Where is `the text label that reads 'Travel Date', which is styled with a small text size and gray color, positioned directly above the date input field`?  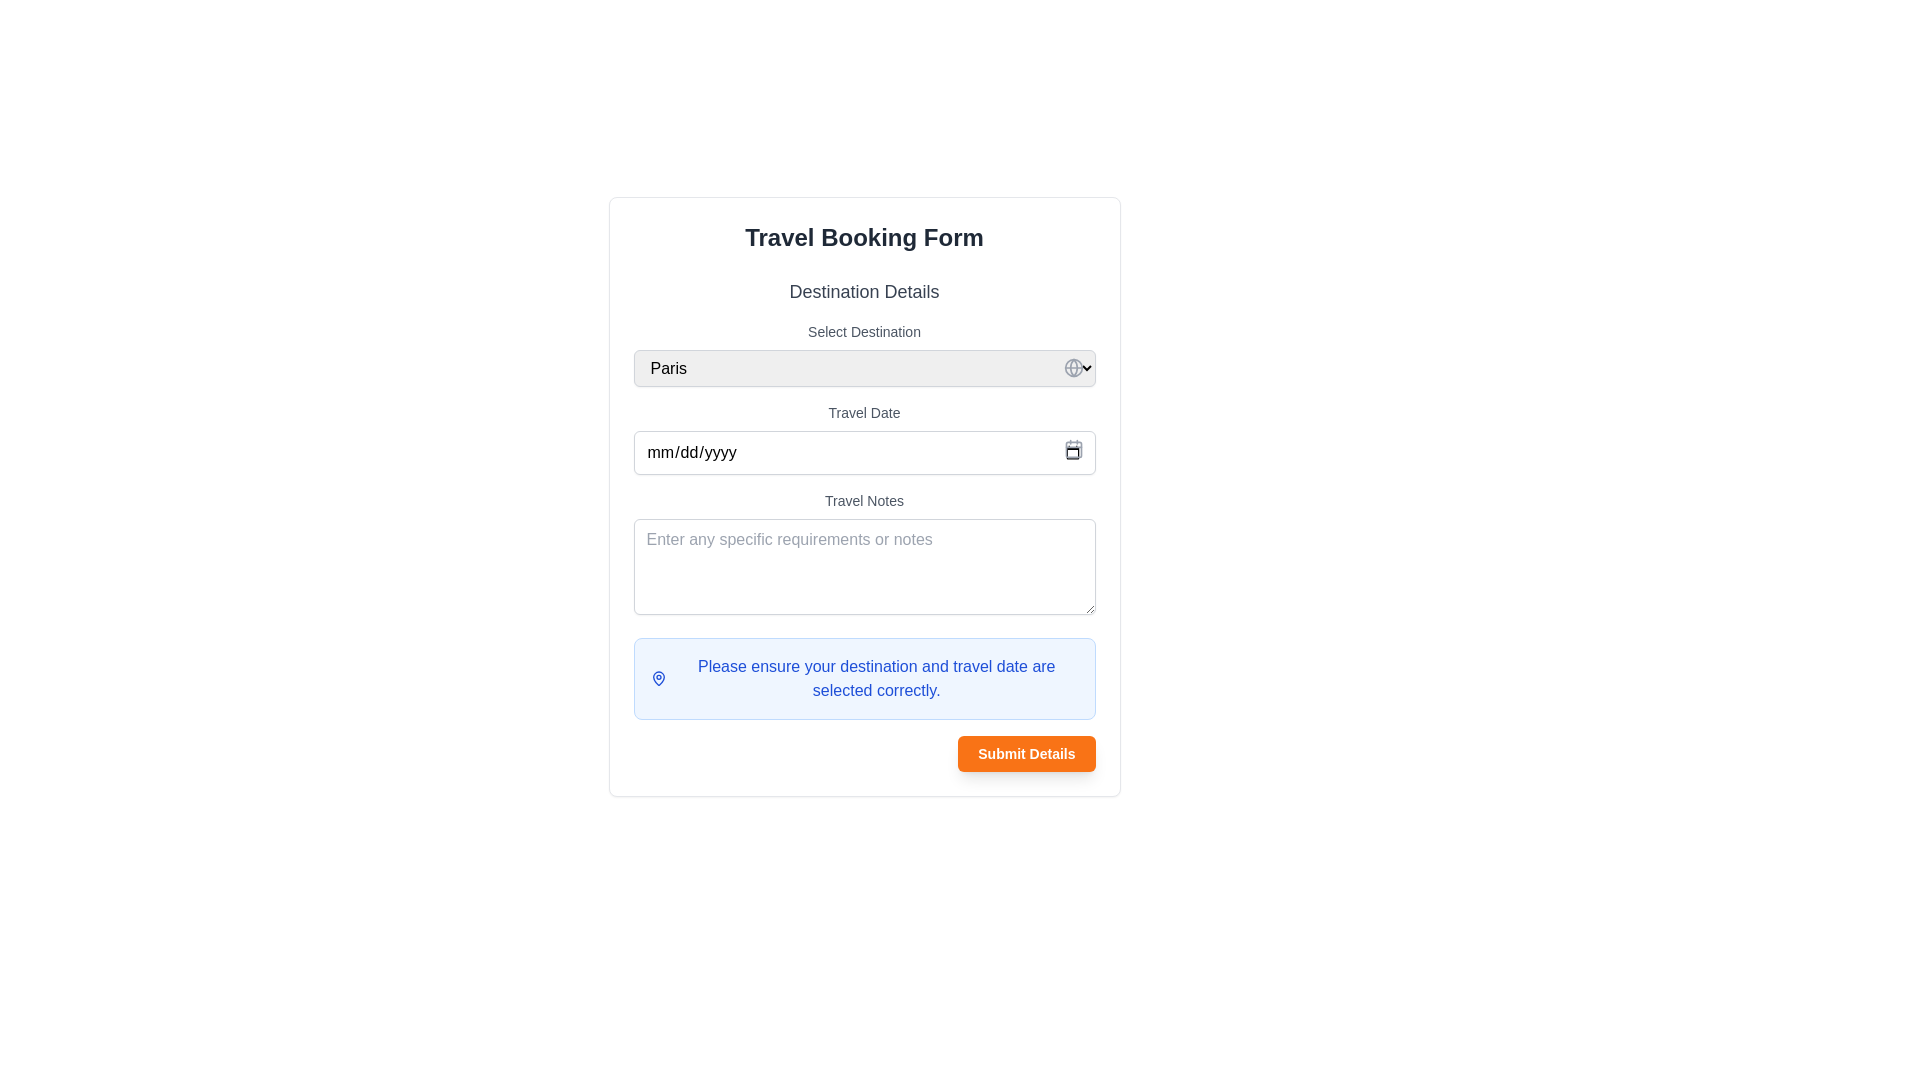 the text label that reads 'Travel Date', which is styled with a small text size and gray color, positioned directly above the date input field is located at coordinates (864, 411).